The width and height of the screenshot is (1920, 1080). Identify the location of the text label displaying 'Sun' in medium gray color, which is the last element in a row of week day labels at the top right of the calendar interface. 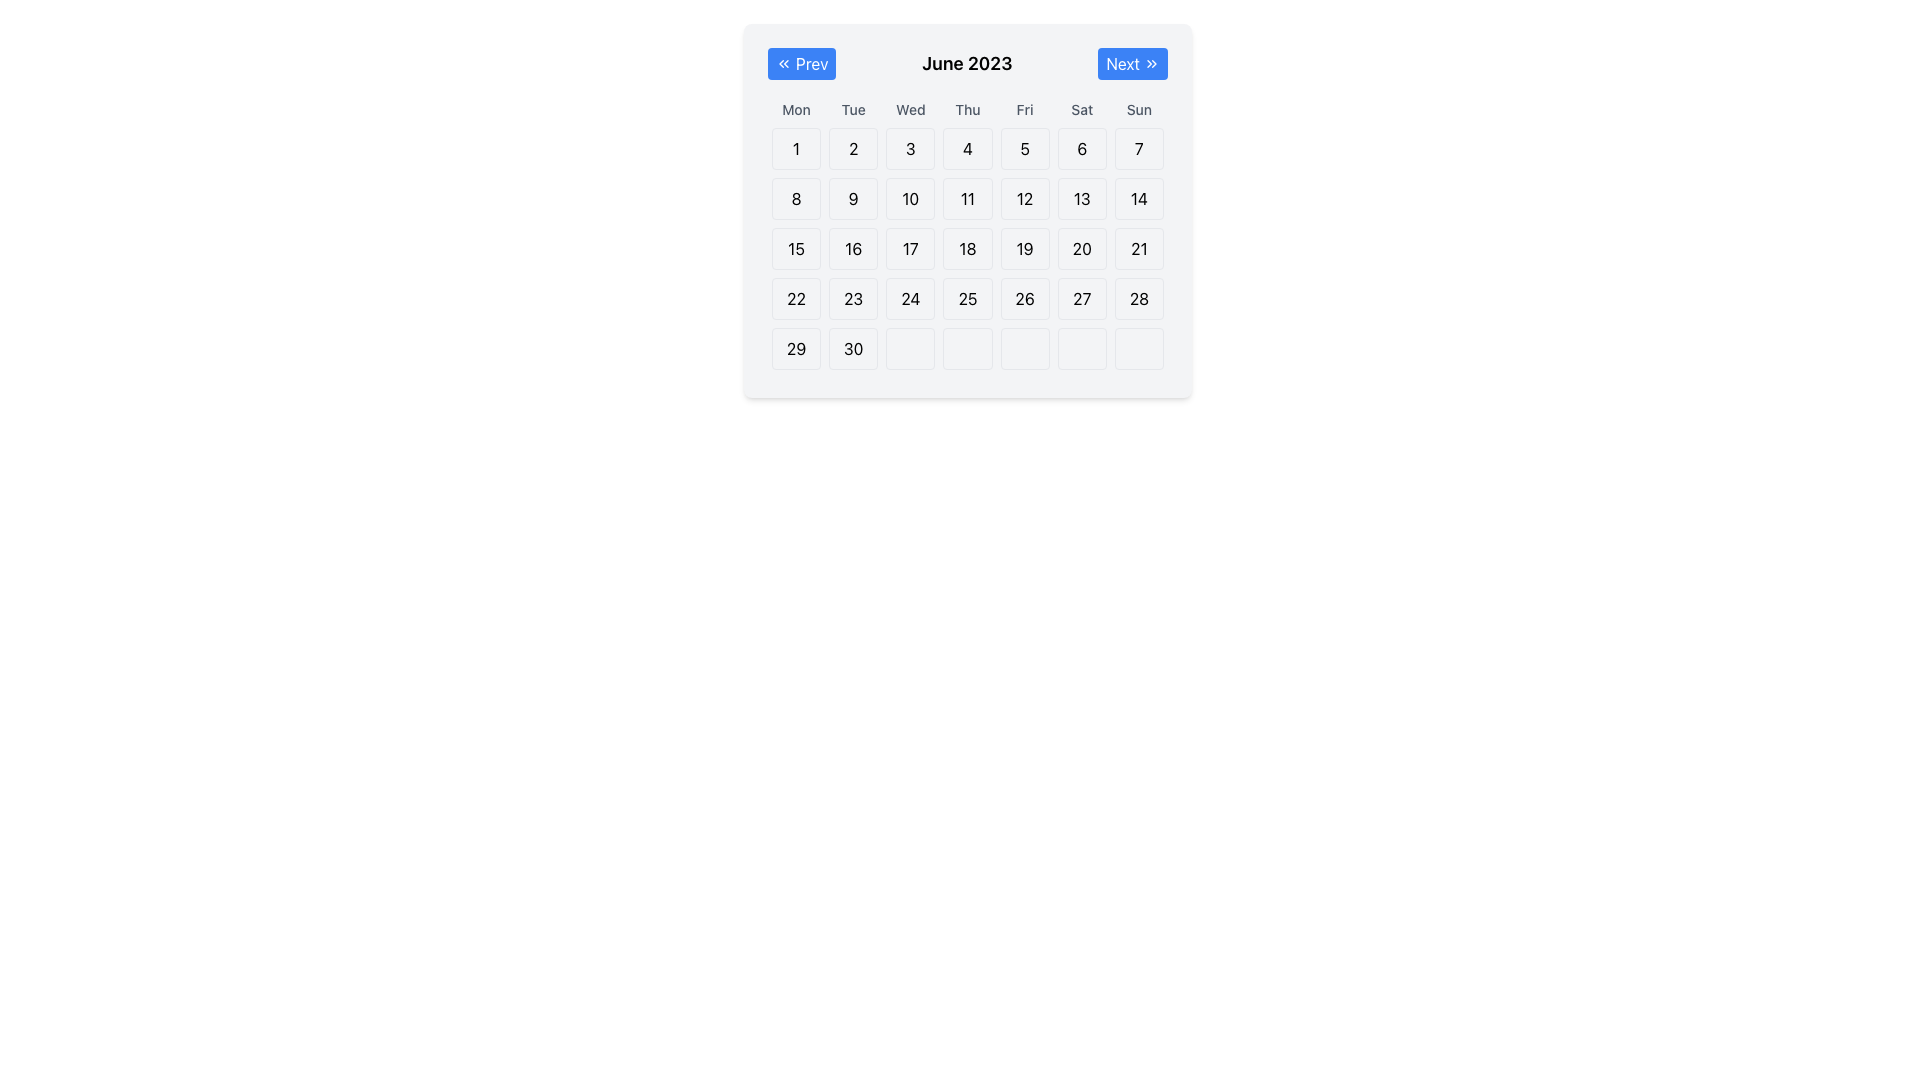
(1139, 110).